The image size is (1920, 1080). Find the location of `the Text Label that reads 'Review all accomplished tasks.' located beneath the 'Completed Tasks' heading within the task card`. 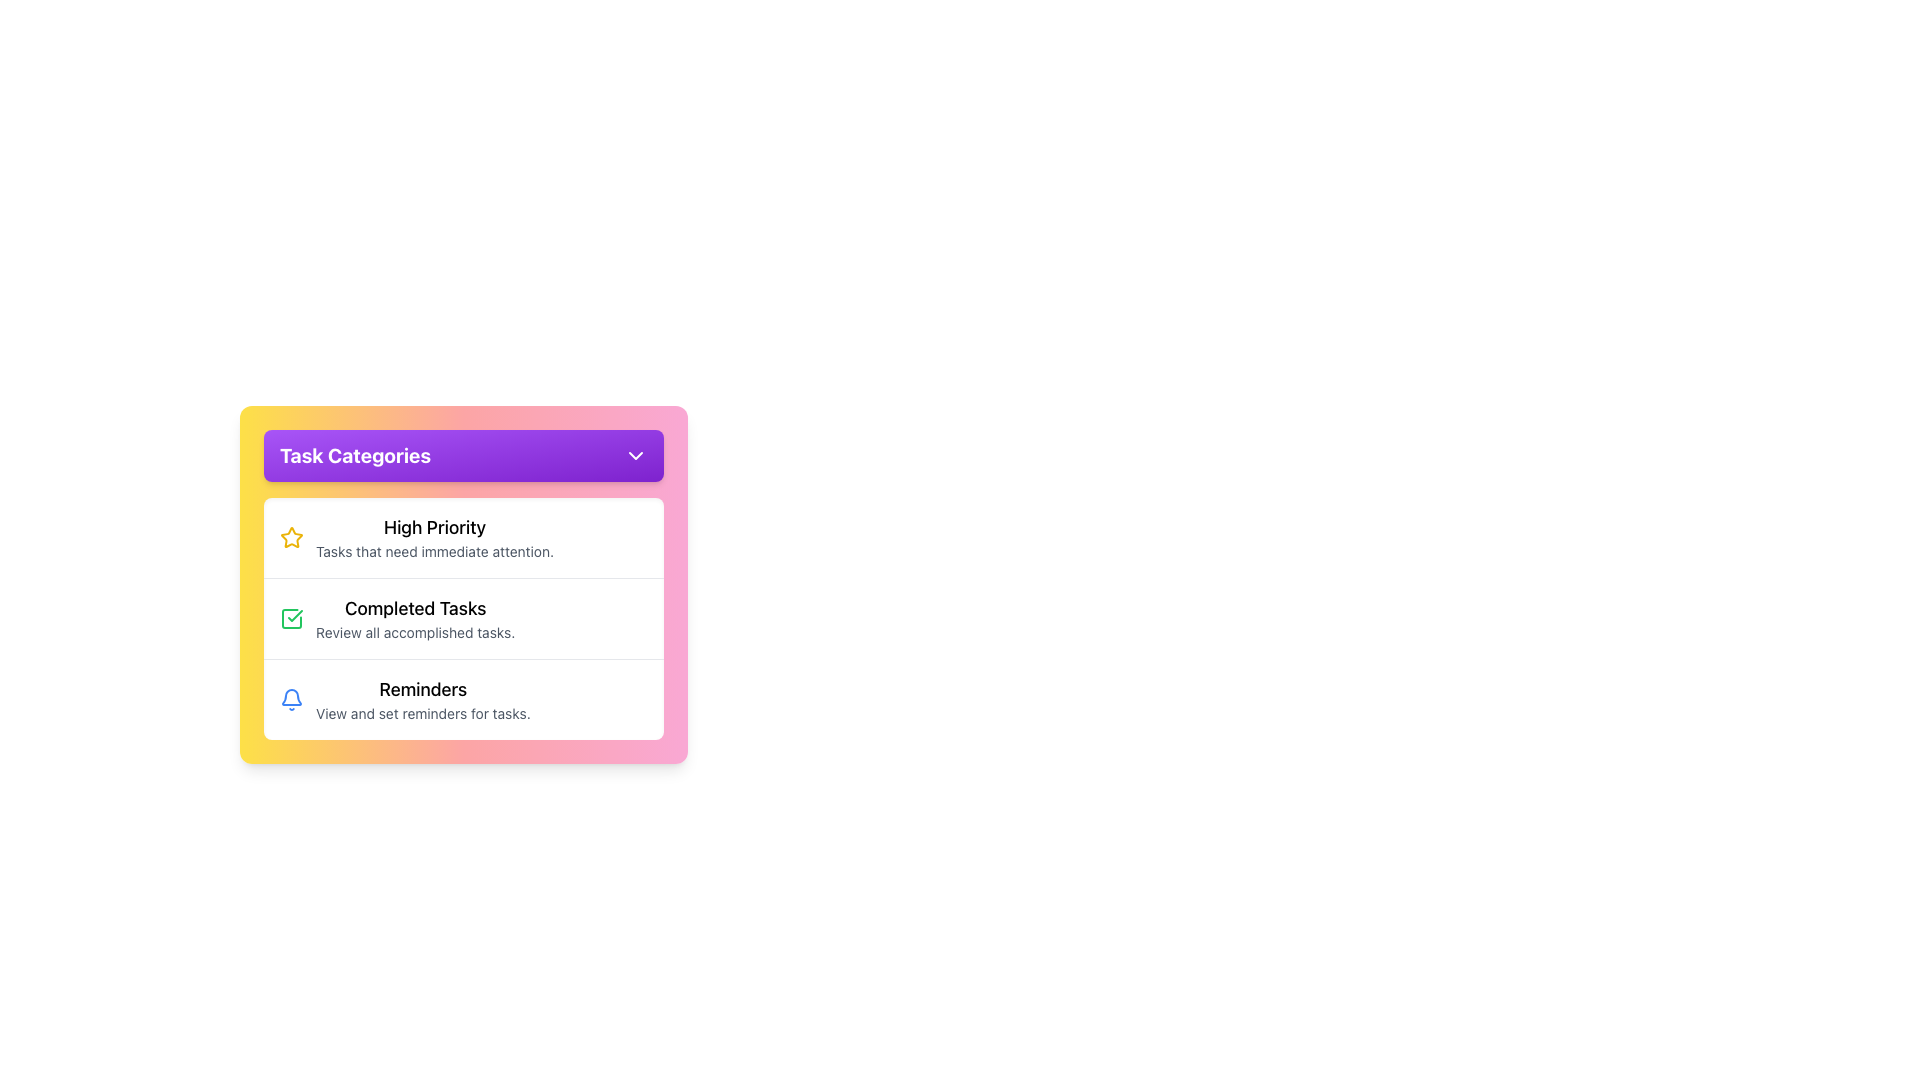

the Text Label that reads 'Review all accomplished tasks.' located beneath the 'Completed Tasks' heading within the task card is located at coordinates (414, 632).